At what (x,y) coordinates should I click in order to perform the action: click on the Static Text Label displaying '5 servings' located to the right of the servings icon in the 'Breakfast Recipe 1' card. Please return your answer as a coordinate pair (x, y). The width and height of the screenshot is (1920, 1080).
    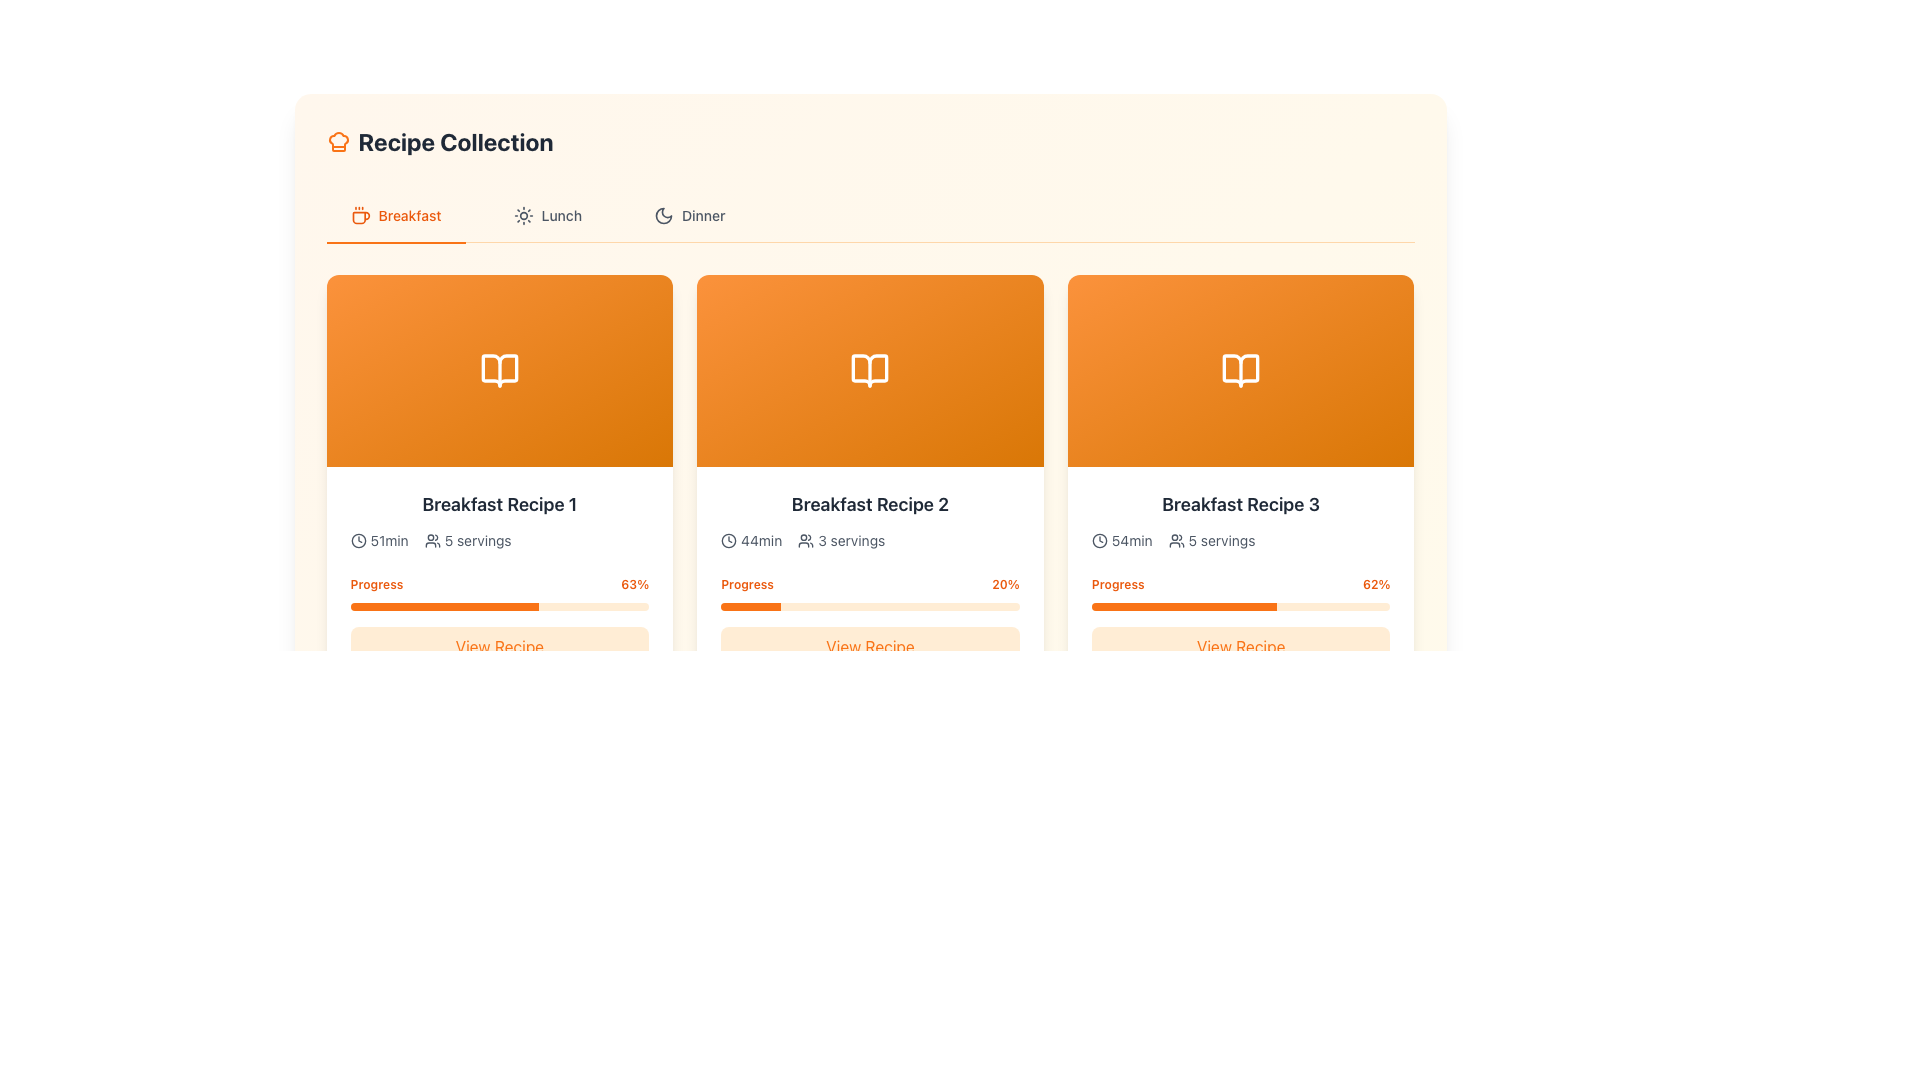
    Looking at the image, I should click on (477, 540).